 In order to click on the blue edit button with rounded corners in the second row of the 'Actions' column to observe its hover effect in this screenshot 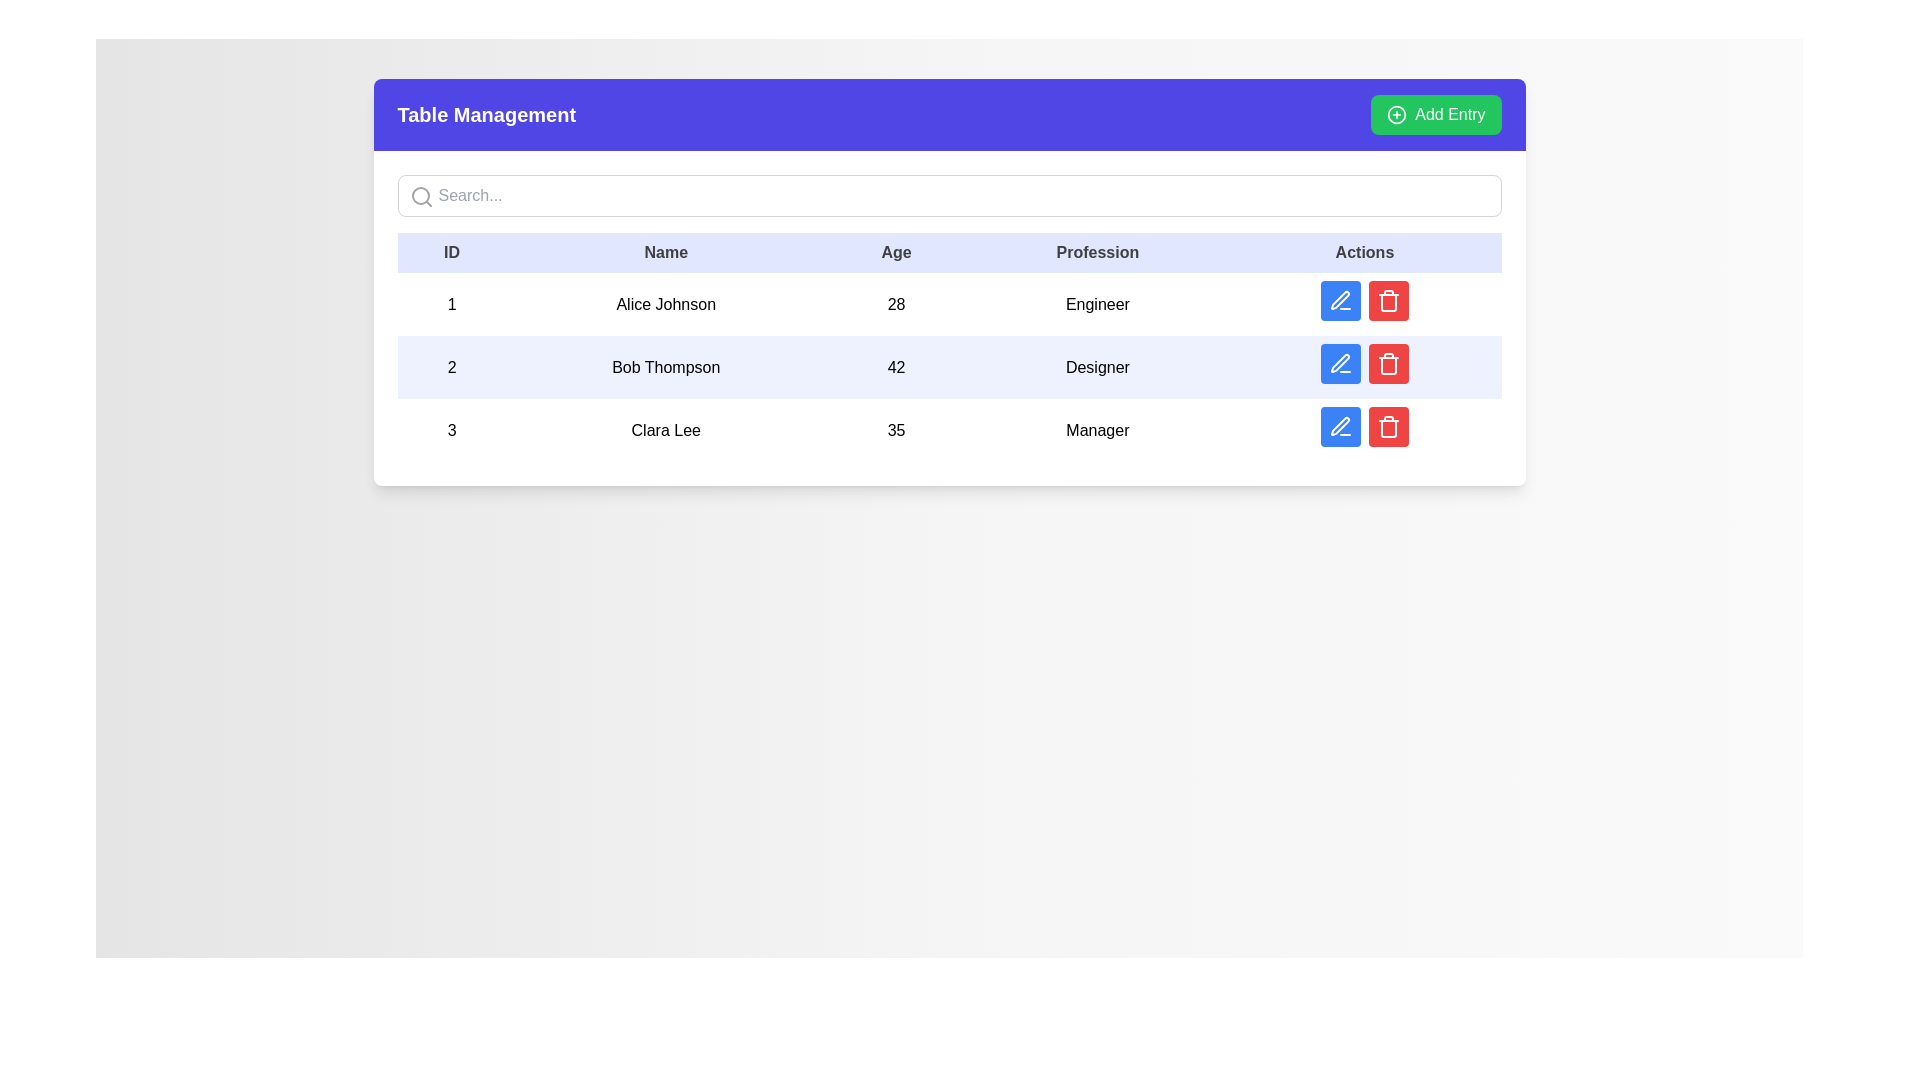, I will do `click(1340, 363)`.